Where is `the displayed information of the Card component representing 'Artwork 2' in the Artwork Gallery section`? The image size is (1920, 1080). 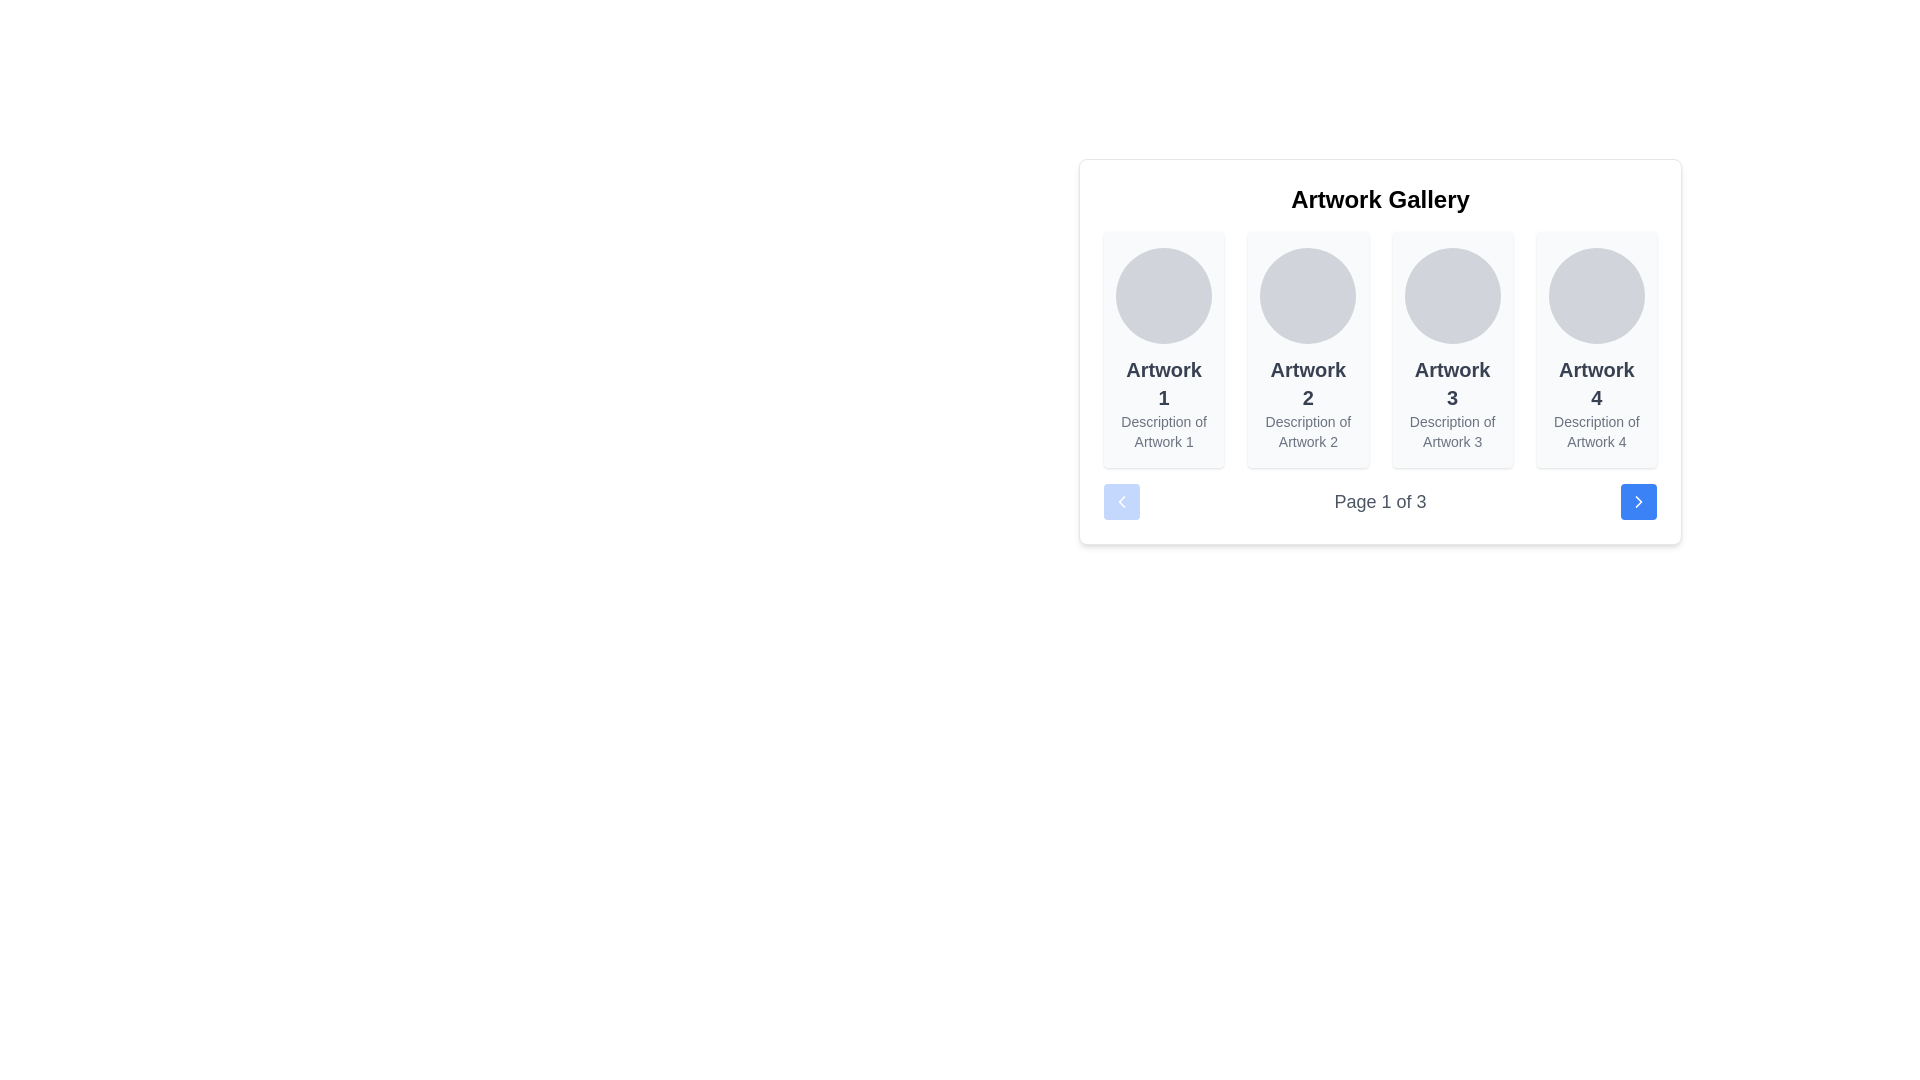 the displayed information of the Card component representing 'Artwork 2' in the Artwork Gallery section is located at coordinates (1308, 349).